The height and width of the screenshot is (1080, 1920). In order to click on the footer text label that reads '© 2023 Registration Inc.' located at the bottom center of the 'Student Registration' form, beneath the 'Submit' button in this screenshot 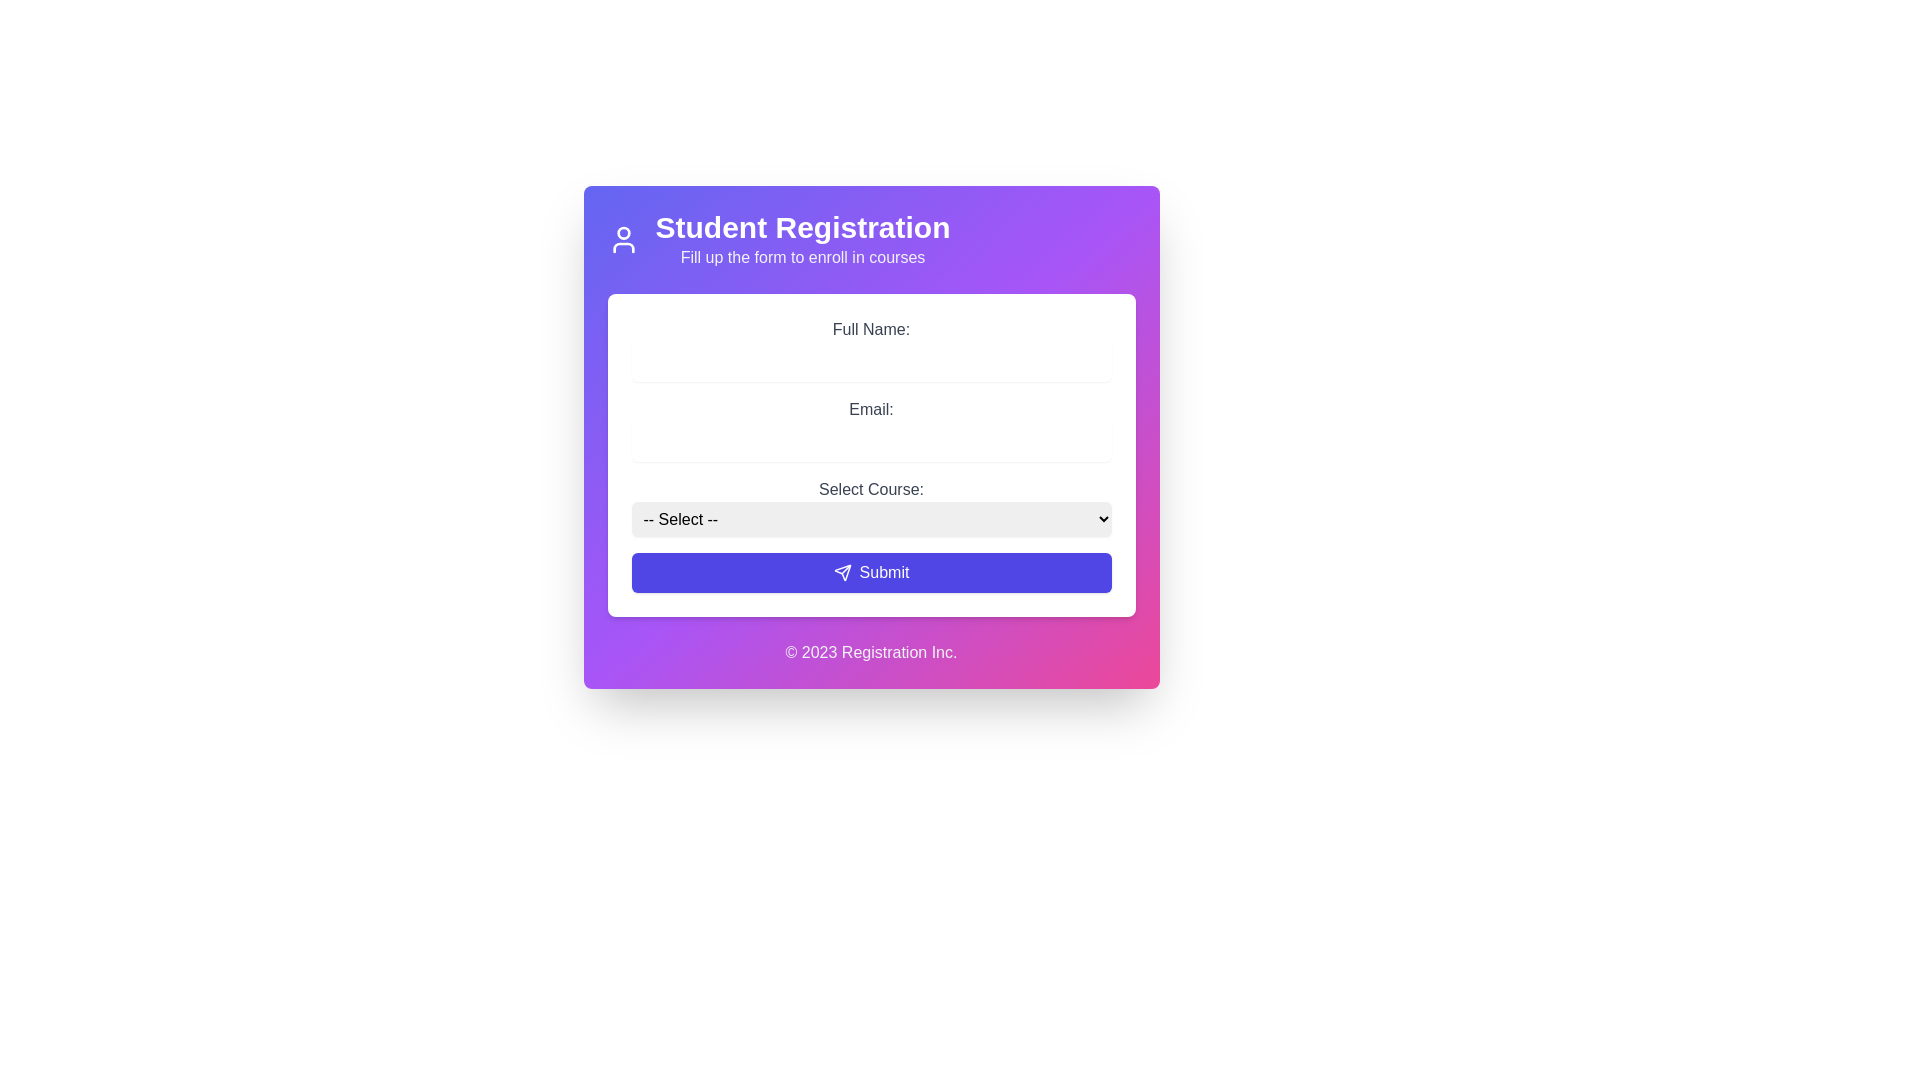, I will do `click(871, 640)`.